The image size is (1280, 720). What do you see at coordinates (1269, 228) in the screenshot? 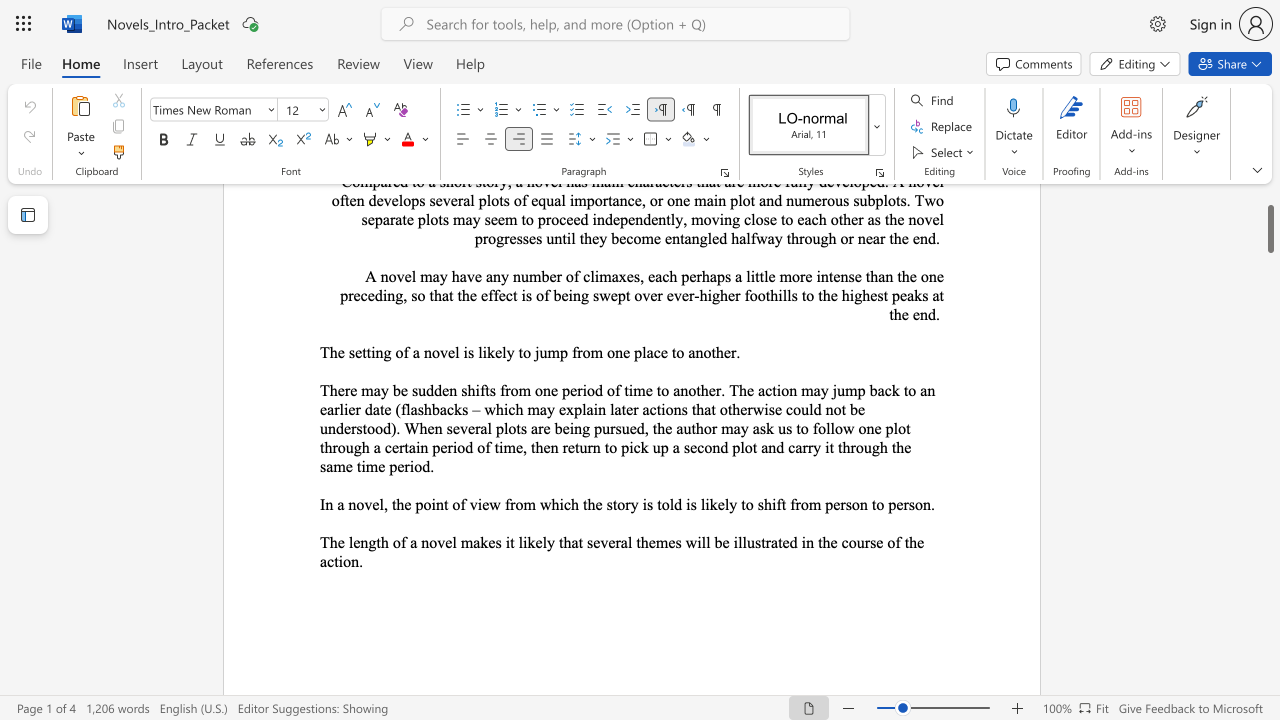
I see `the scrollbar and move up 10 pixels` at bounding box center [1269, 228].